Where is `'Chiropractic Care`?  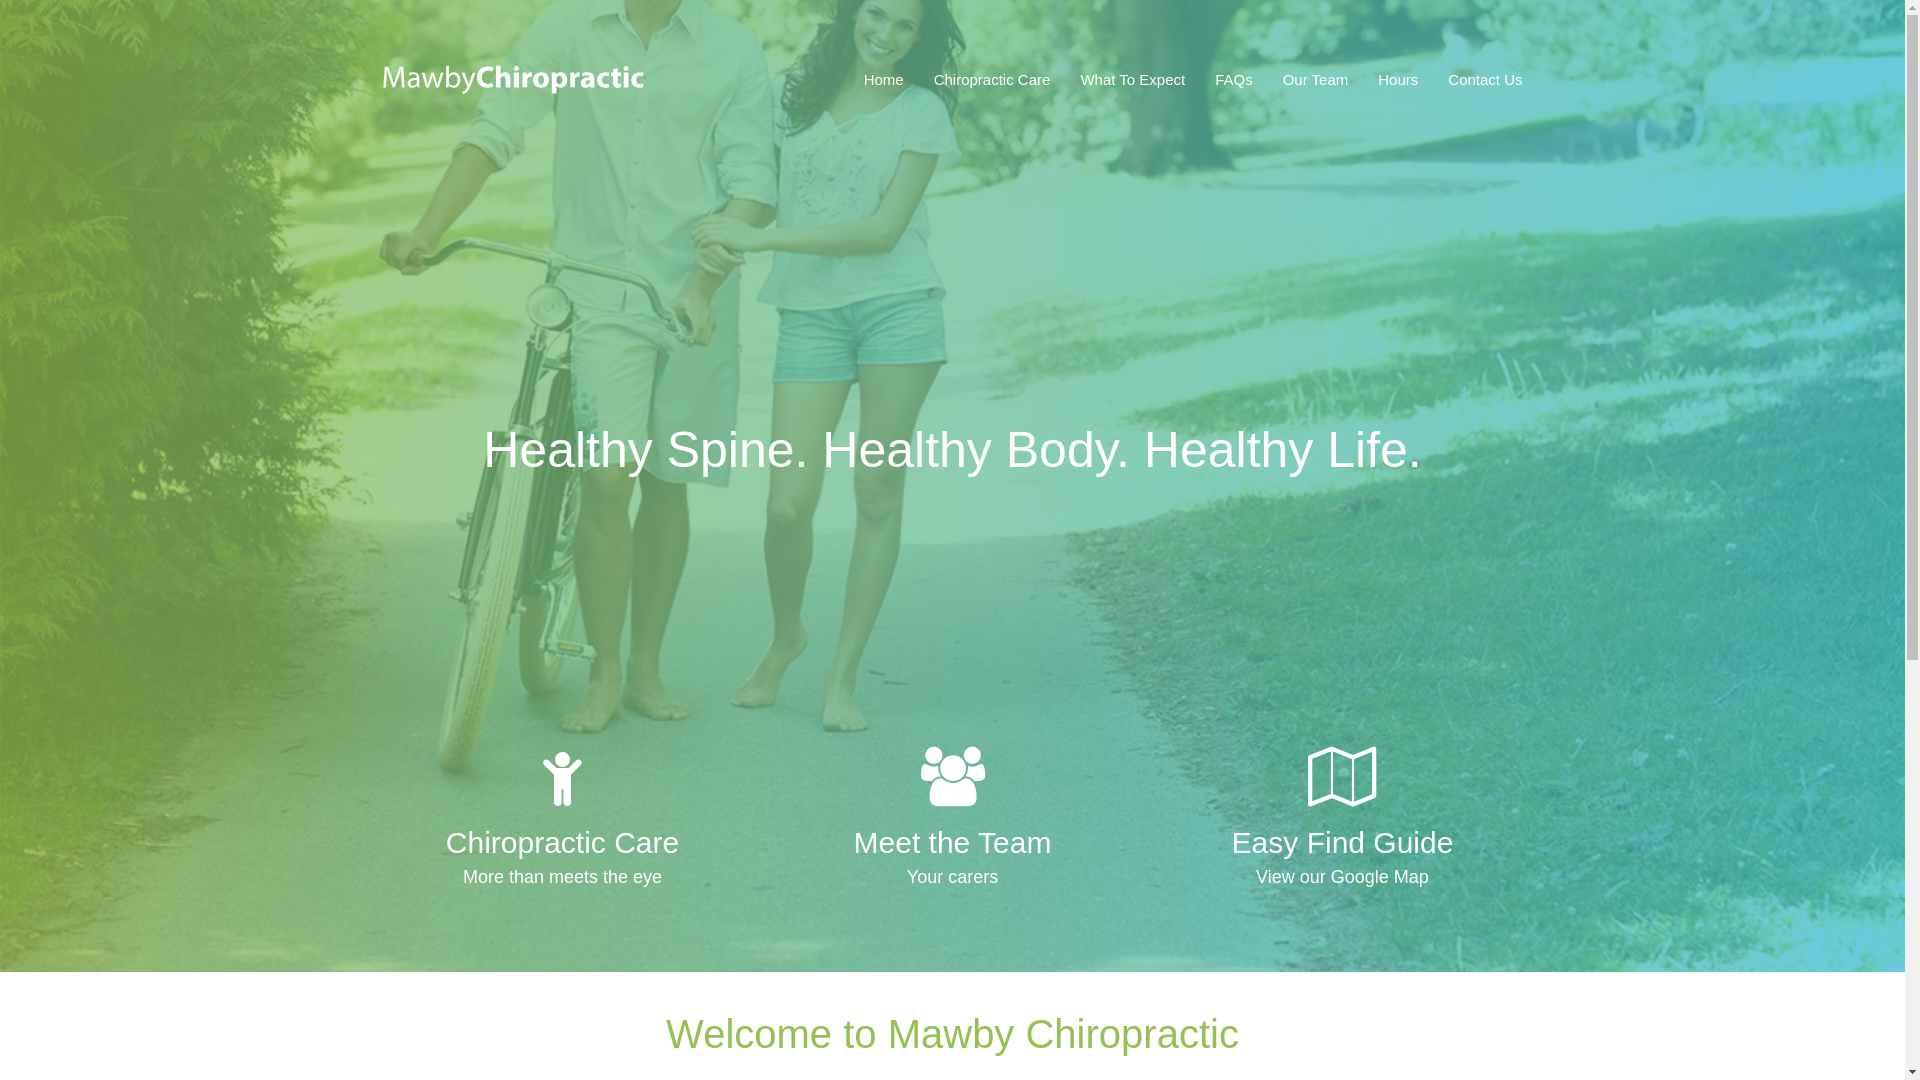 'Chiropractic Care is located at coordinates (560, 820).